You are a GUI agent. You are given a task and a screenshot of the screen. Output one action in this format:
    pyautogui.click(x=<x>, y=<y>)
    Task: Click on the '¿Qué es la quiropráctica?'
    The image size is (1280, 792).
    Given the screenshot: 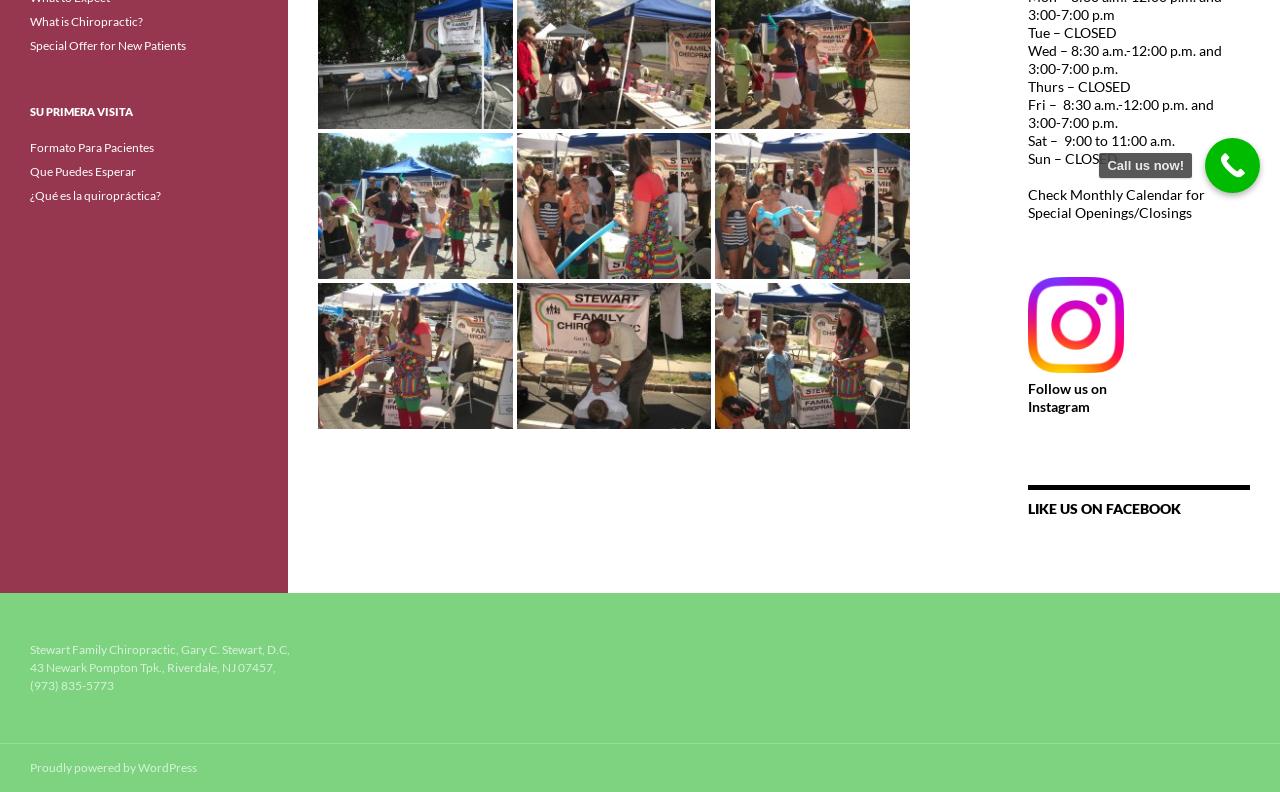 What is the action you would take?
    pyautogui.click(x=94, y=195)
    